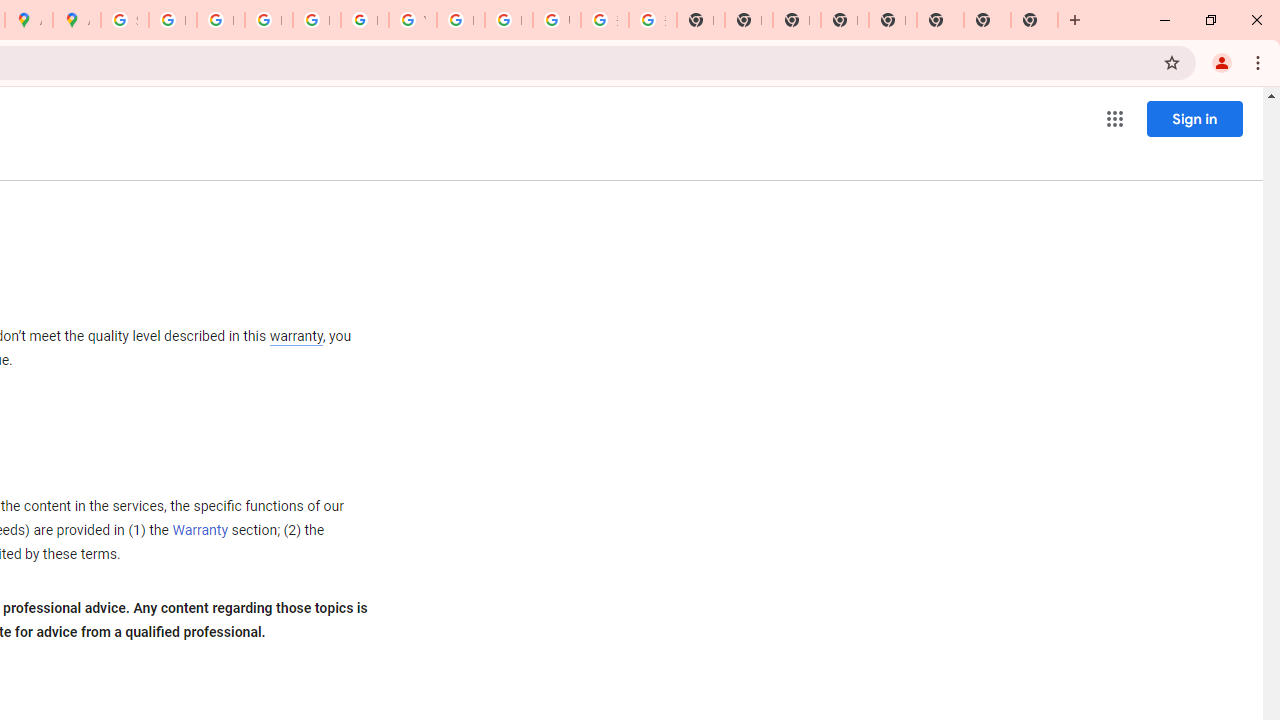 This screenshot has height=720, width=1280. Describe the element at coordinates (220, 20) in the screenshot. I see `'Privacy Help Center - Policies Help'` at that location.